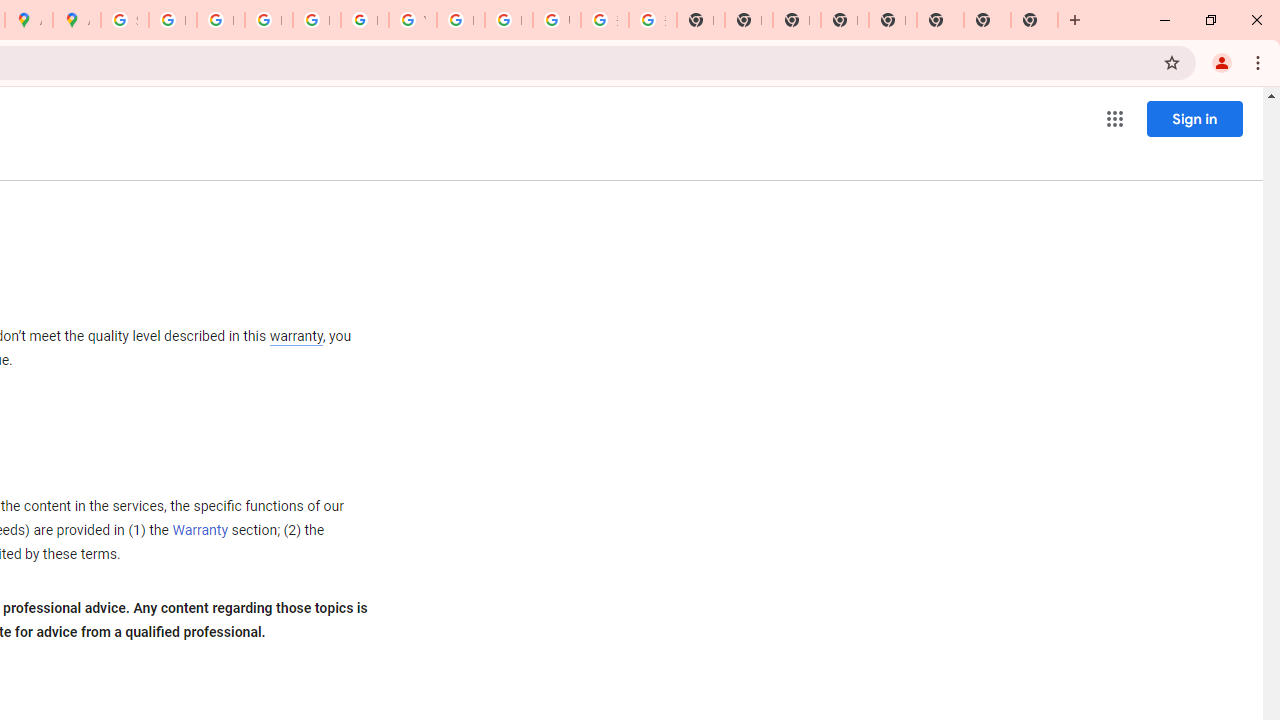 This screenshot has height=720, width=1280. Describe the element at coordinates (220, 20) in the screenshot. I see `'Privacy Help Center - Policies Help'` at that location.